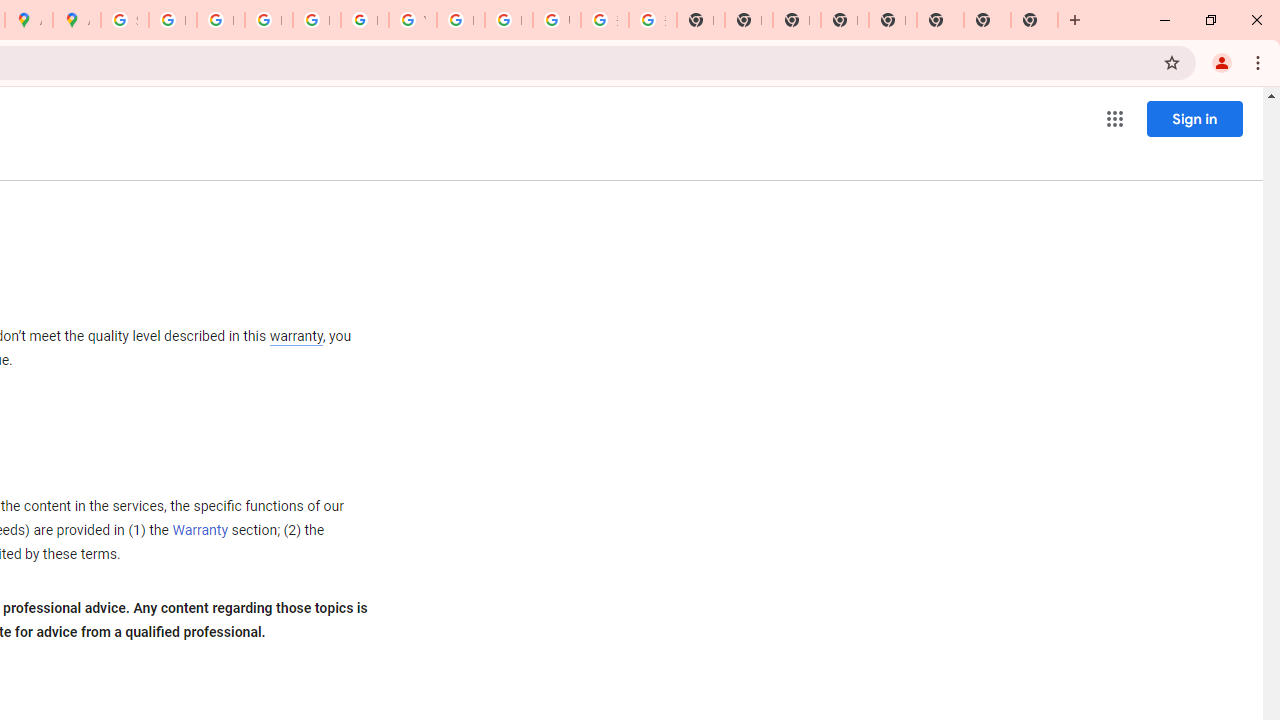 This screenshot has height=720, width=1280. Describe the element at coordinates (220, 20) in the screenshot. I see `'Privacy Help Center - Policies Help'` at that location.